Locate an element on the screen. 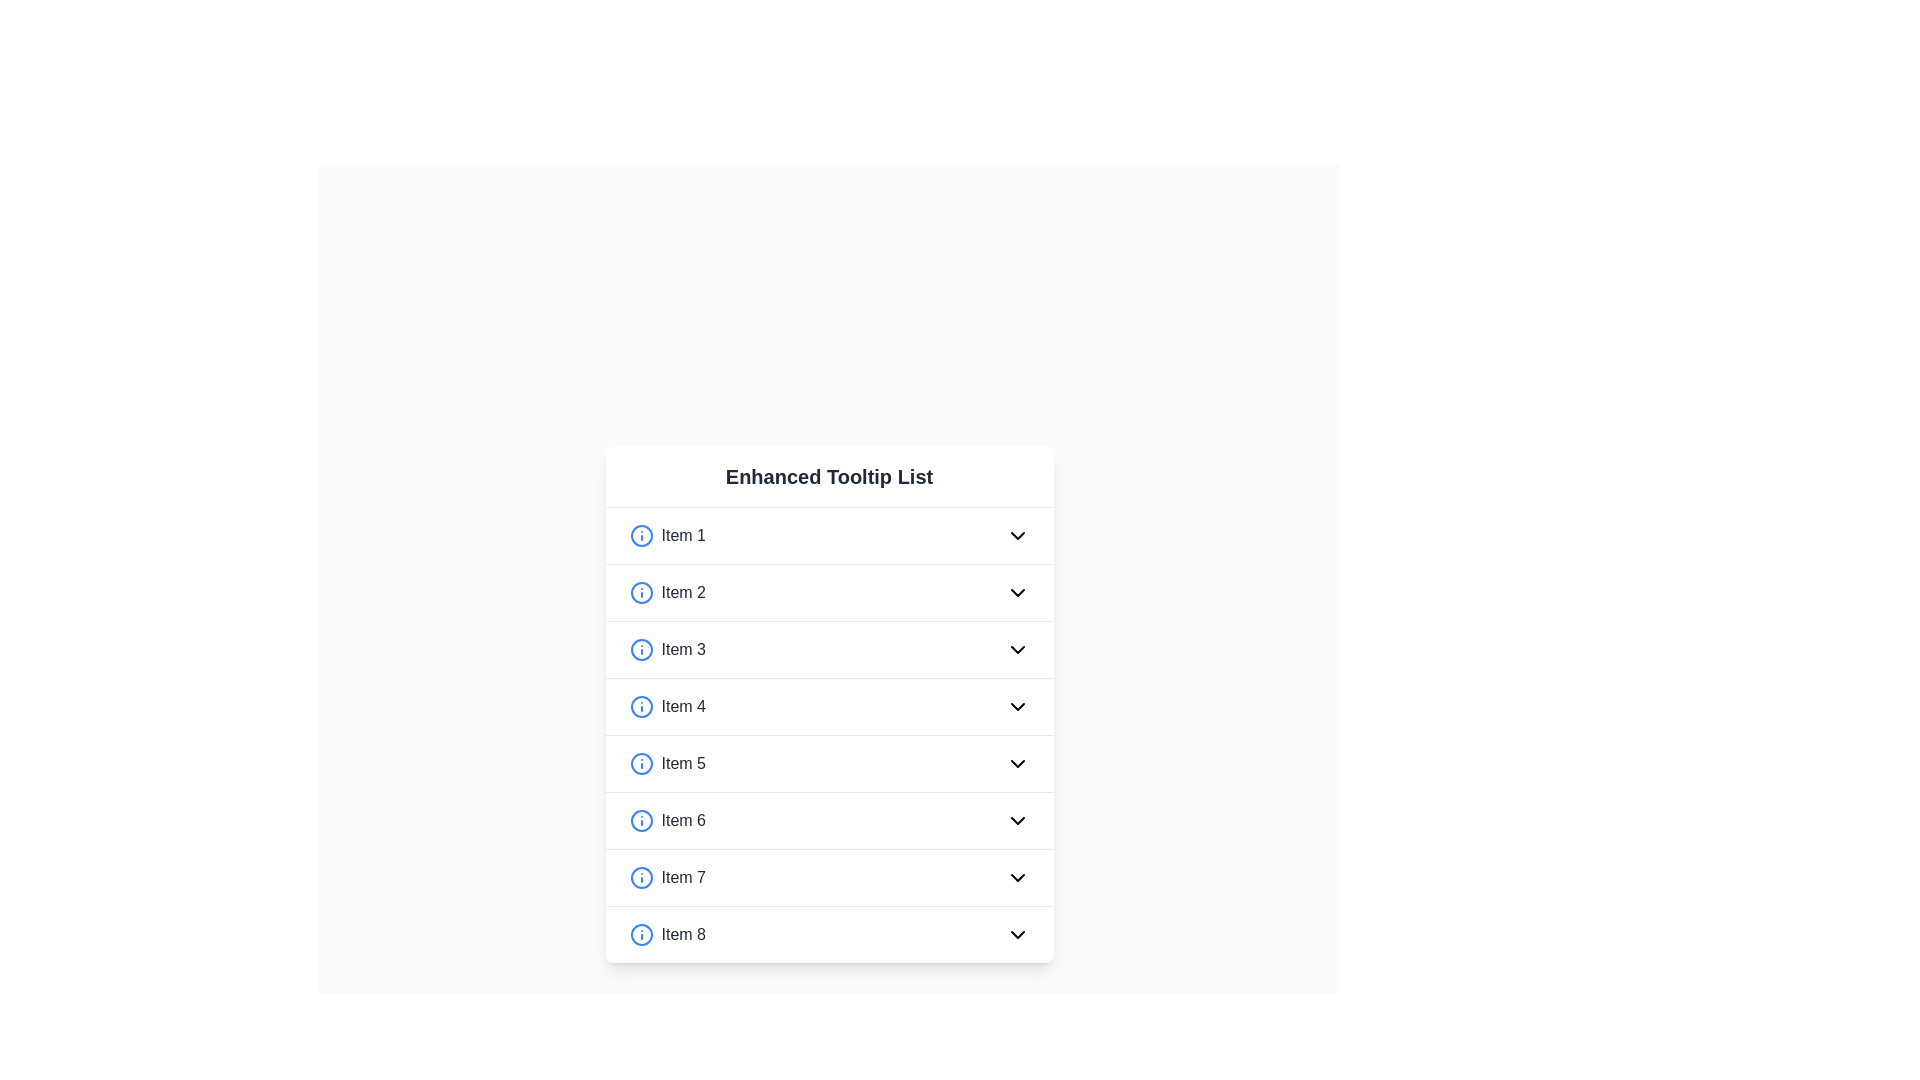 Image resolution: width=1920 pixels, height=1080 pixels. the decorative icon (SVG) associated with 'Item 7' located towards the left side of the text in a vertical list is located at coordinates (641, 877).